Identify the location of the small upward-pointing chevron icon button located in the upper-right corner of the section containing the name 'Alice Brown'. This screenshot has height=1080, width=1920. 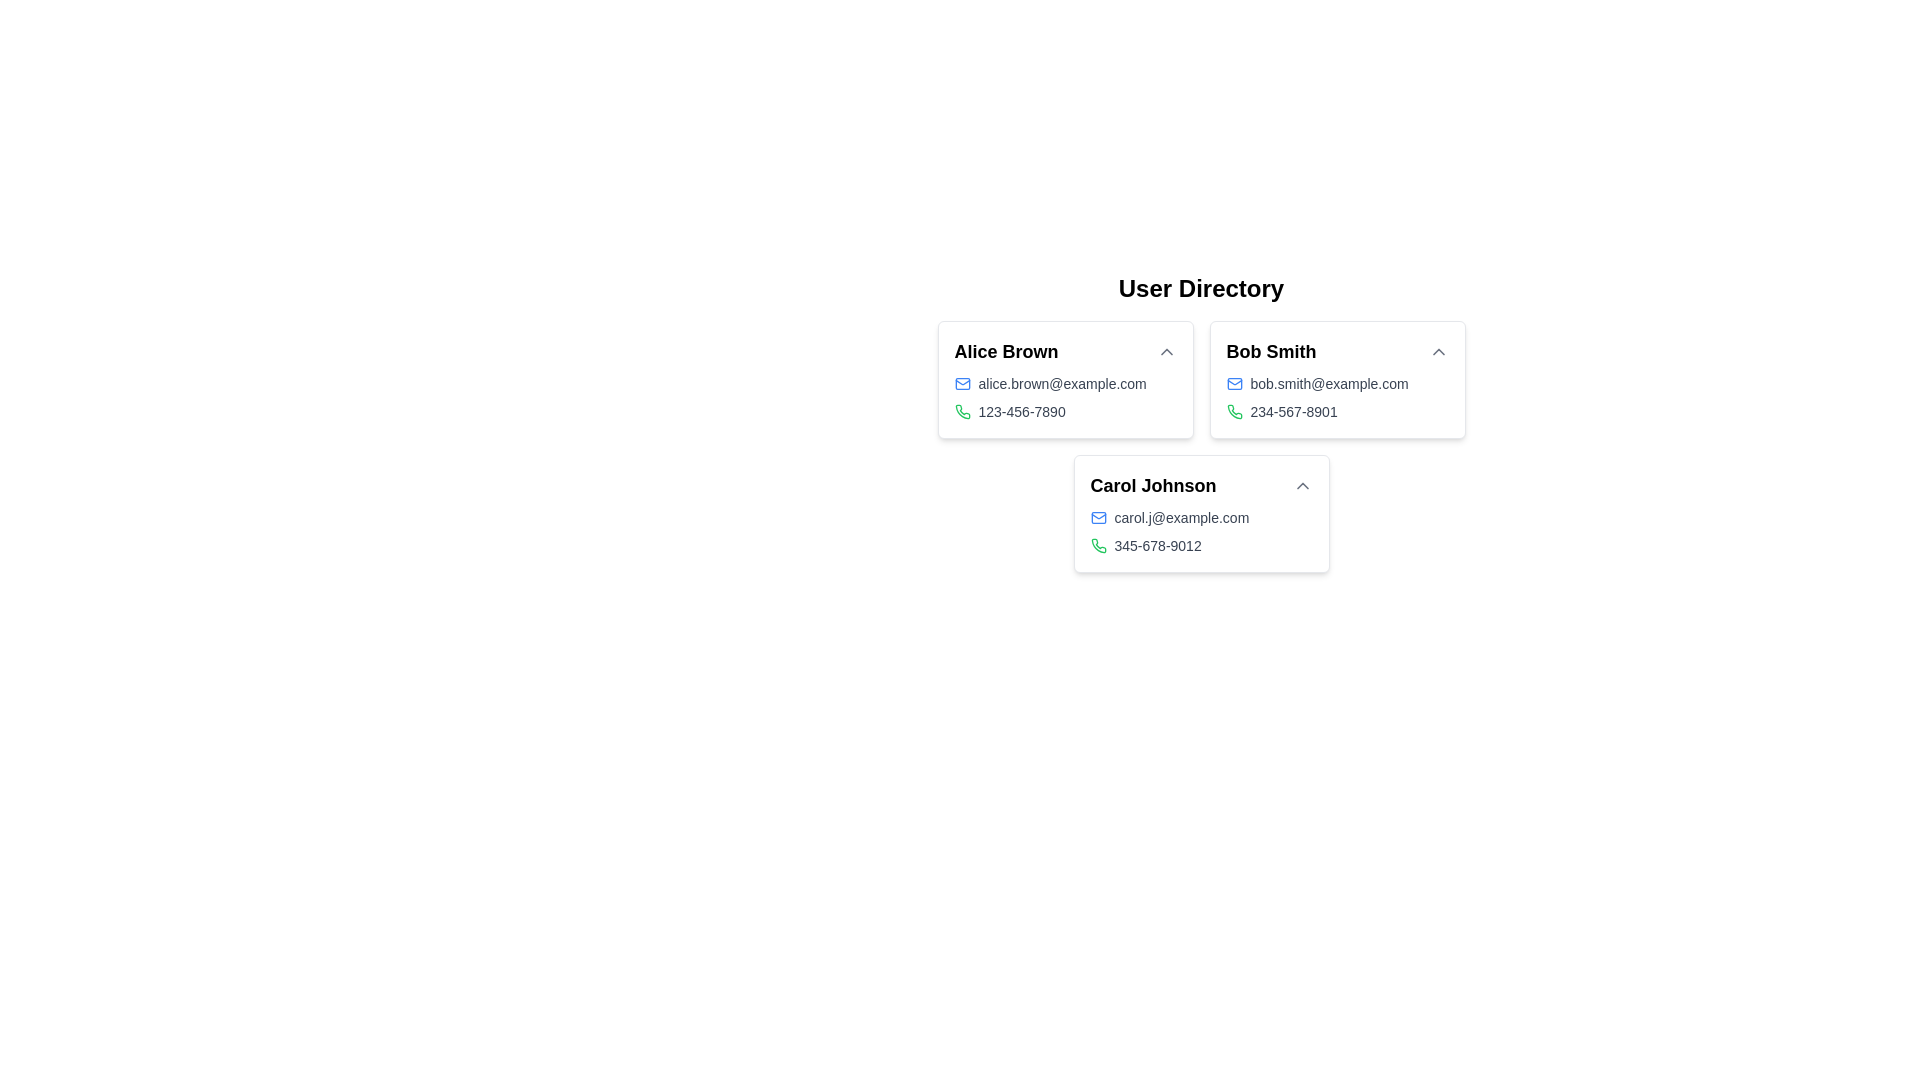
(1166, 350).